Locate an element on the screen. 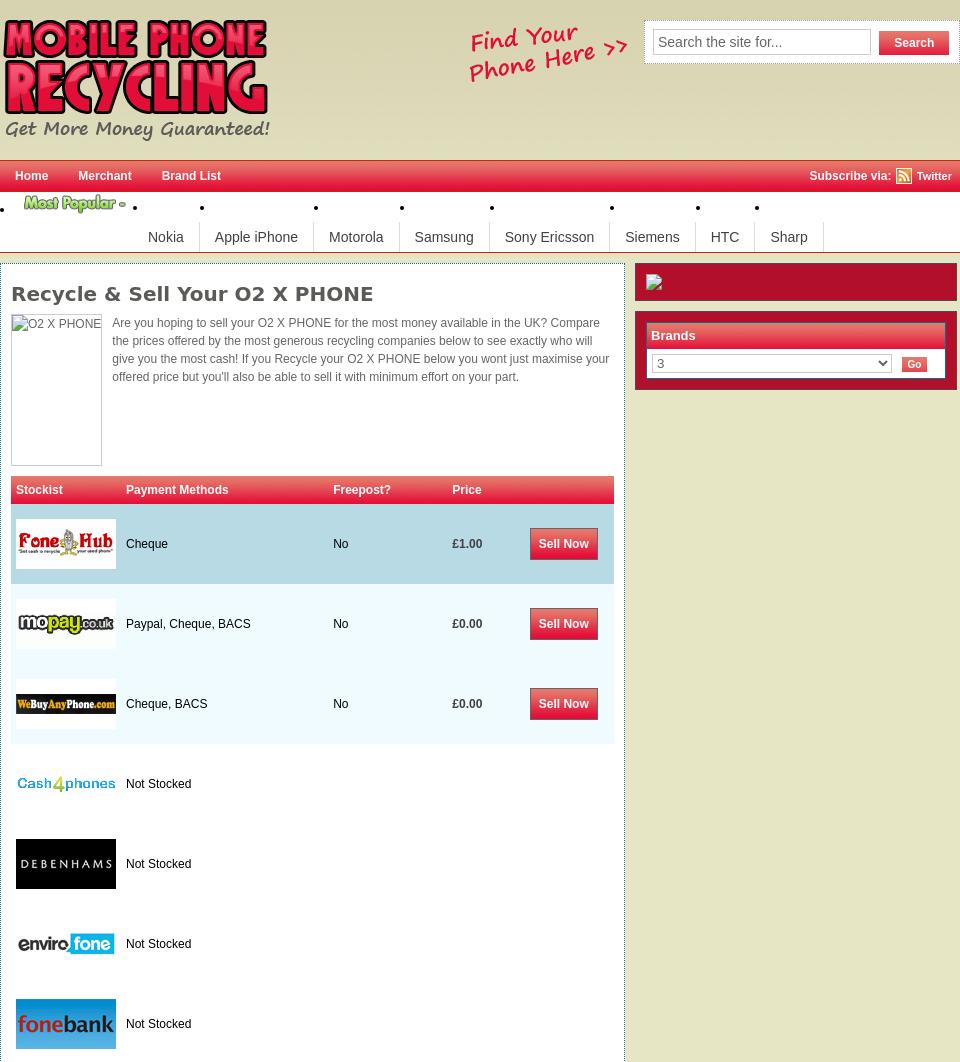 Image resolution: width=960 pixels, height=1062 pixels. 'Paypal, Cheque, BACS' is located at coordinates (187, 624).